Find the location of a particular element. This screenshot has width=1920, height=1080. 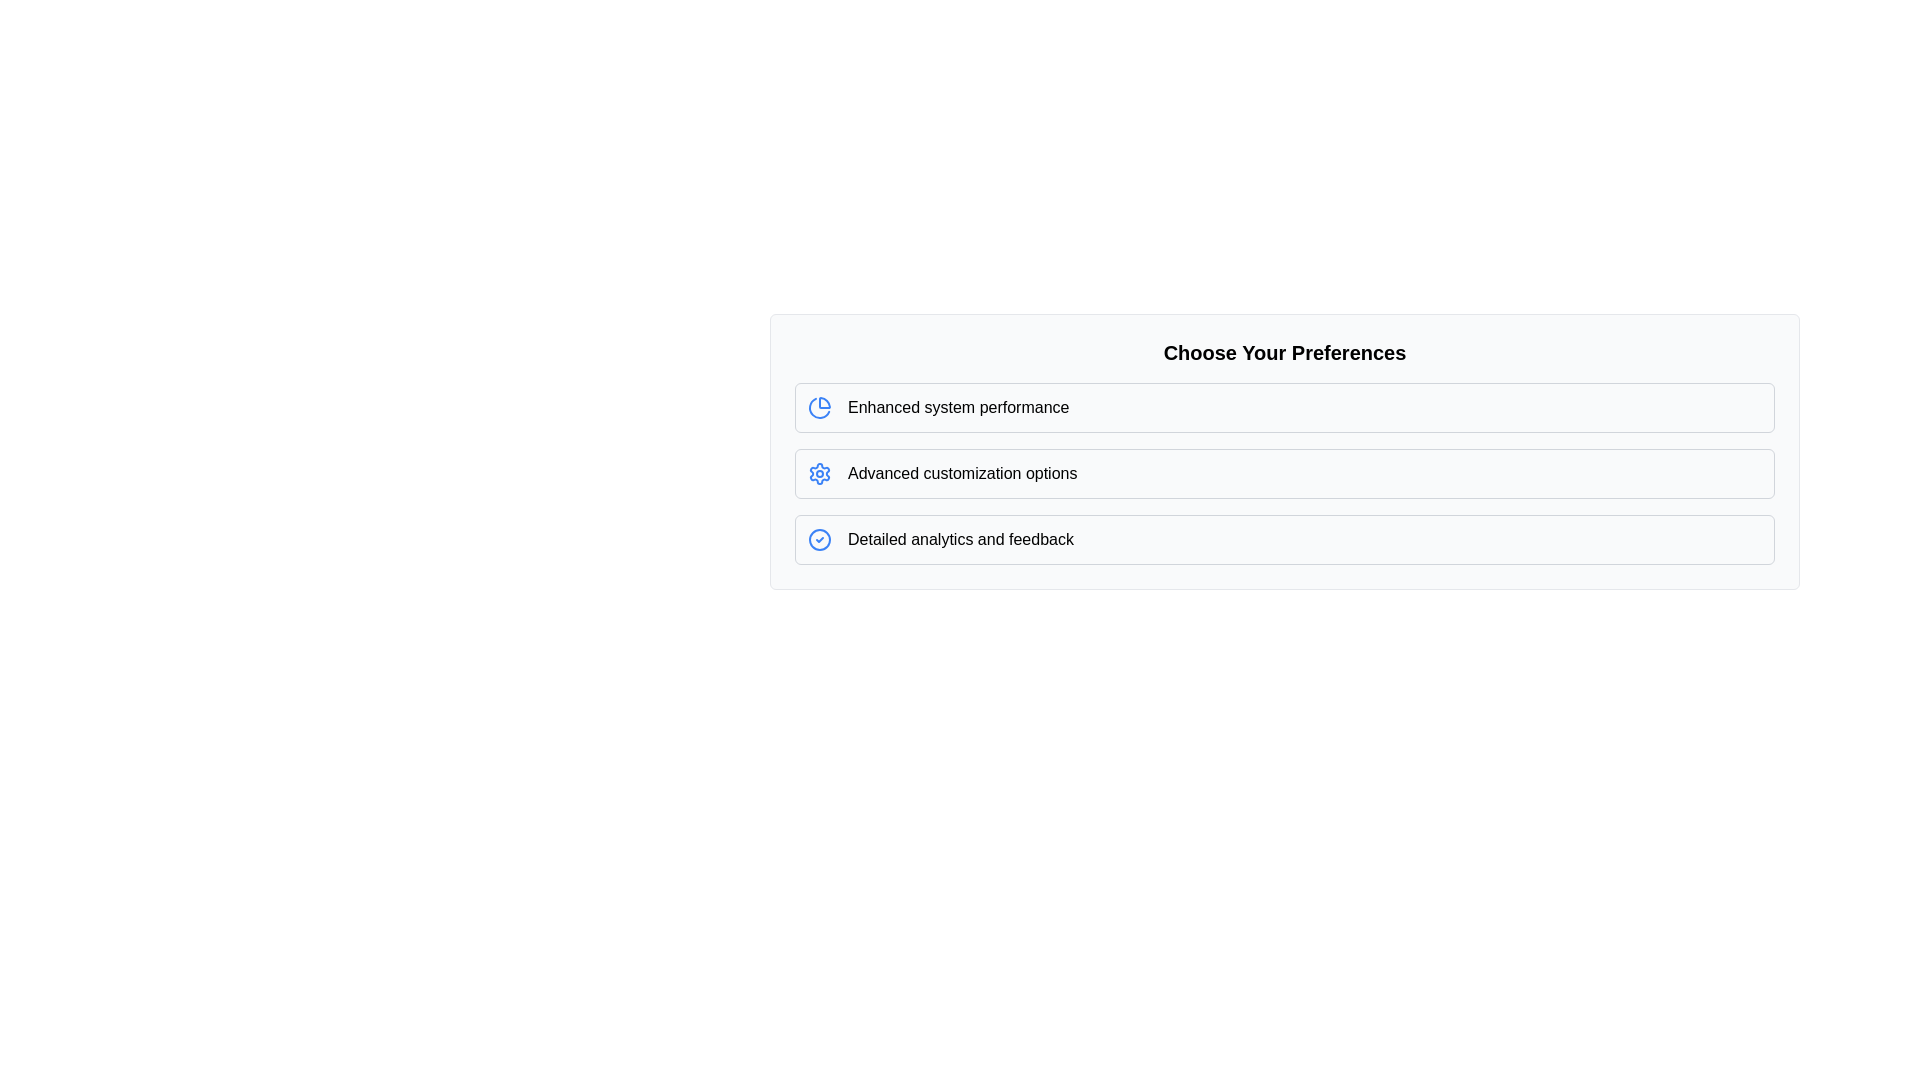

the pie chart SVG icon representing system performance metrics, which is the first option under 'Choose Your Preferences' is located at coordinates (820, 407).